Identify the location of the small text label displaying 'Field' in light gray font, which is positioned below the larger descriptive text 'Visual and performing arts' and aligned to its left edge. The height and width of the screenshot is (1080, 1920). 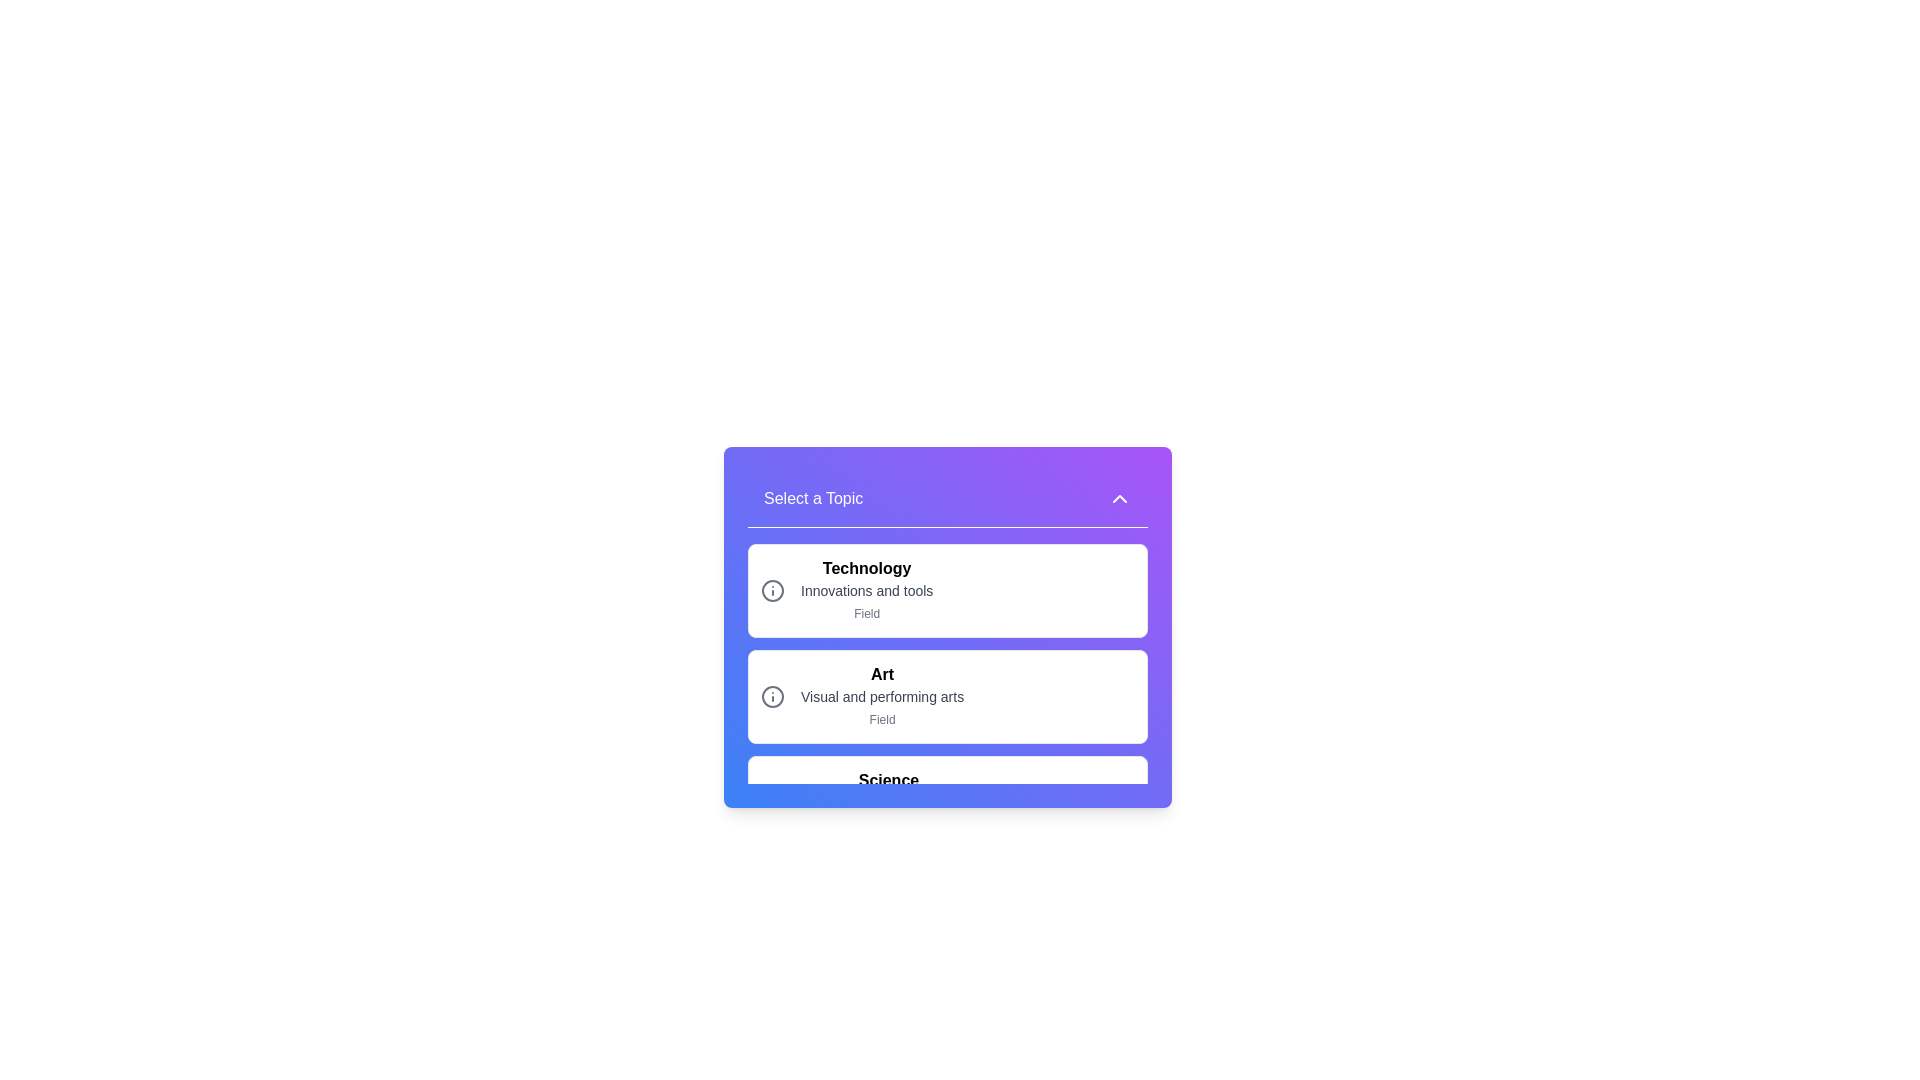
(881, 720).